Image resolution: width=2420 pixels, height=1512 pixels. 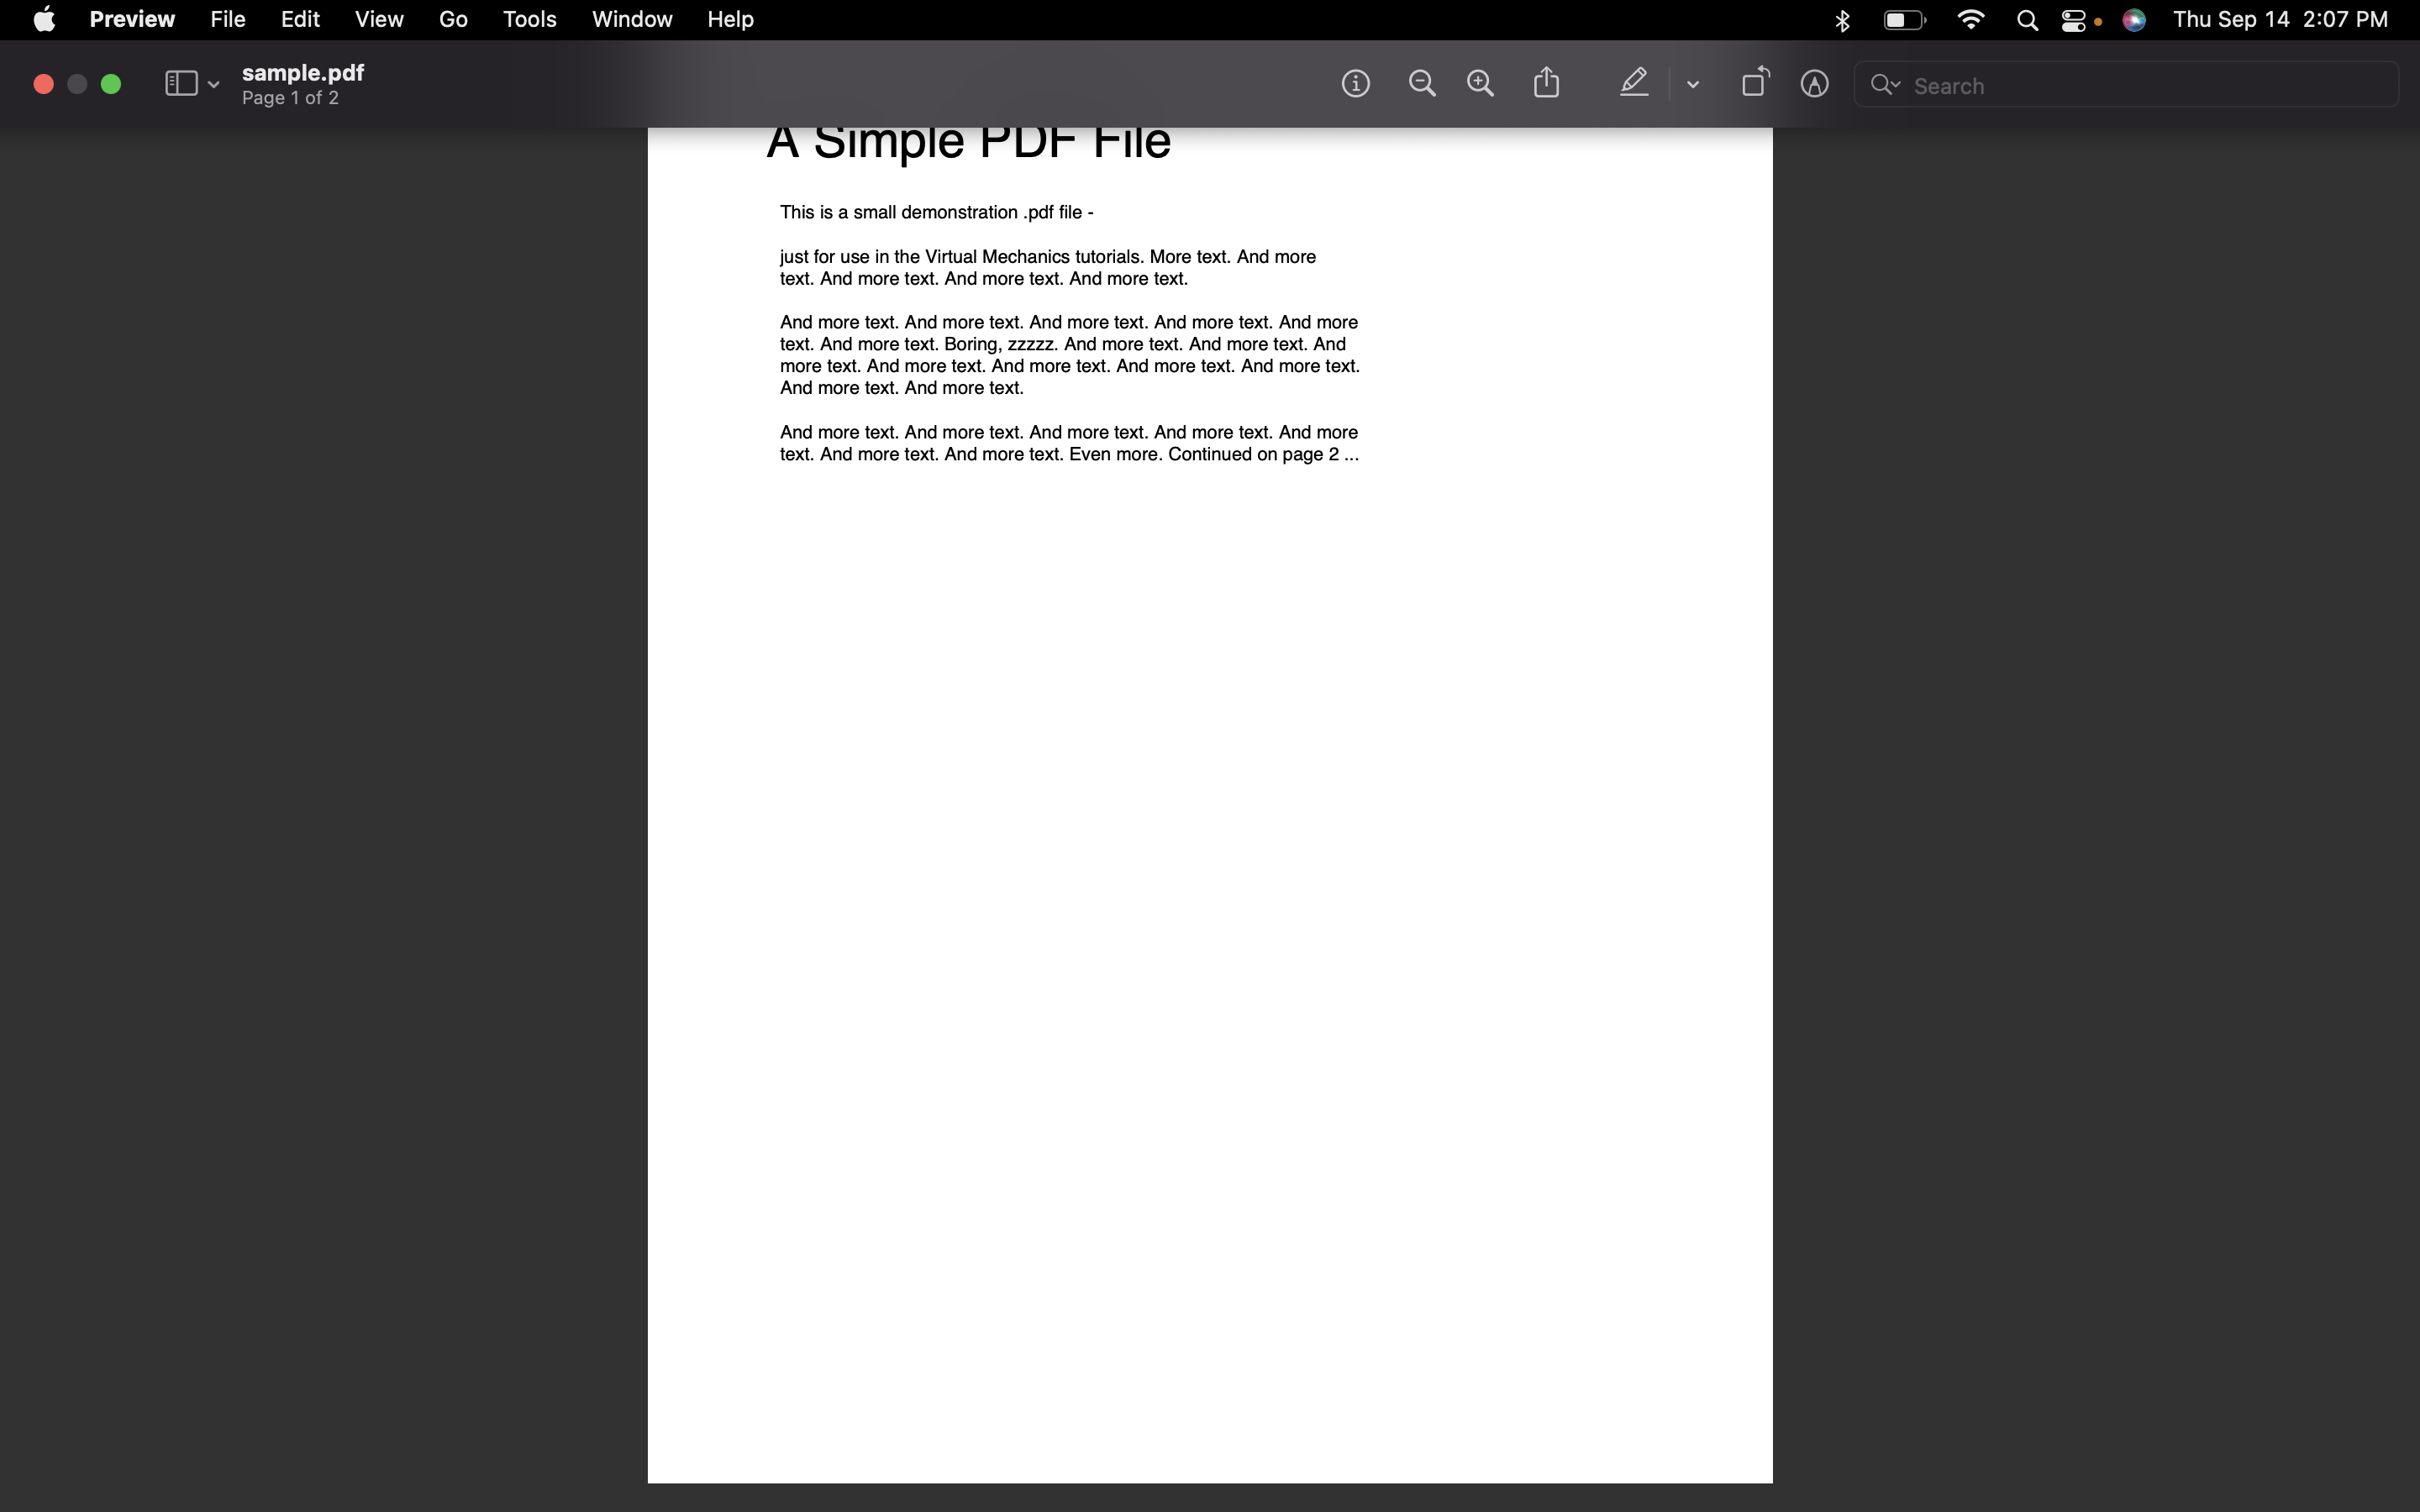 I want to click on Retrieve details about the document, so click(x=1355, y=81).